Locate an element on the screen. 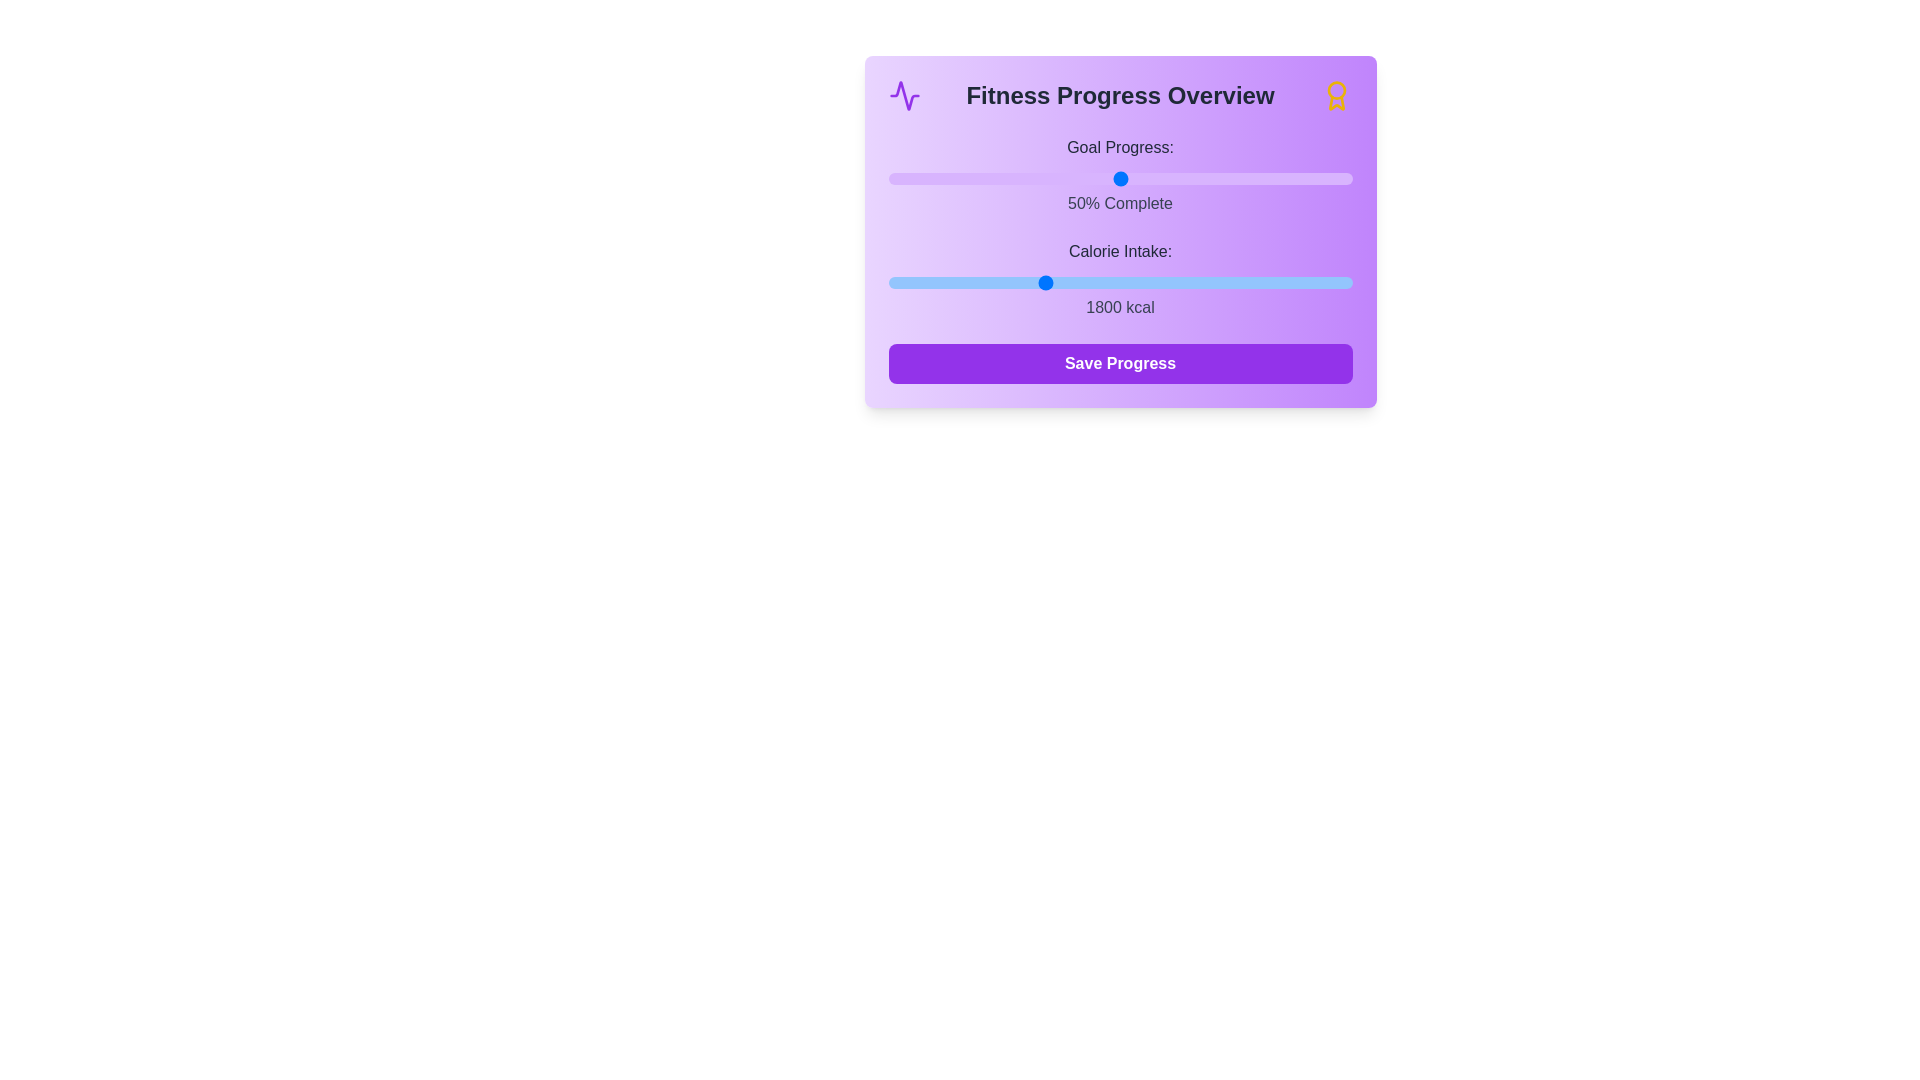 This screenshot has width=1920, height=1080. the purple zigzag icon located to the left of the 'Fitness Progress Overview' text is located at coordinates (903, 96).